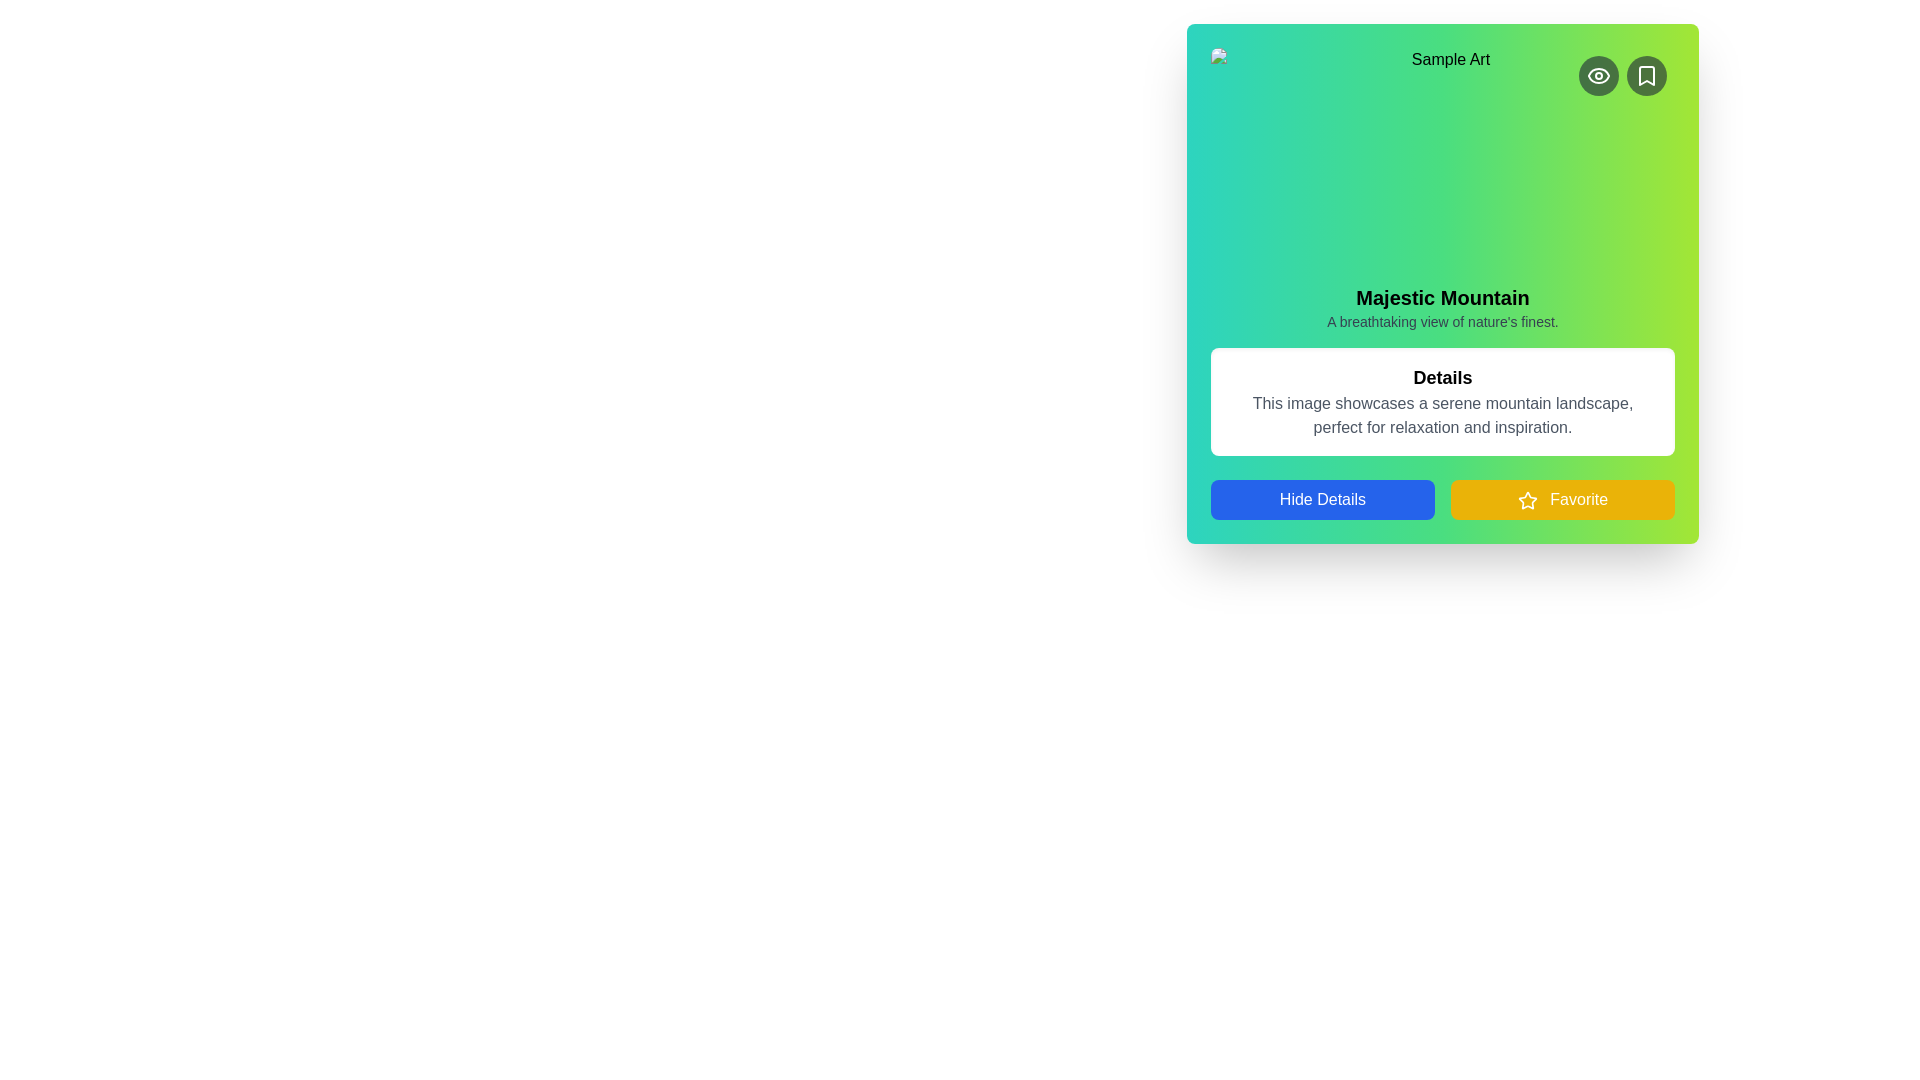 This screenshot has height=1080, width=1920. I want to click on content displayed in the text display component located near the center of a colored card styled with a gradient background, above a white information box, and under two small icons at the top right corner, so click(1443, 284).